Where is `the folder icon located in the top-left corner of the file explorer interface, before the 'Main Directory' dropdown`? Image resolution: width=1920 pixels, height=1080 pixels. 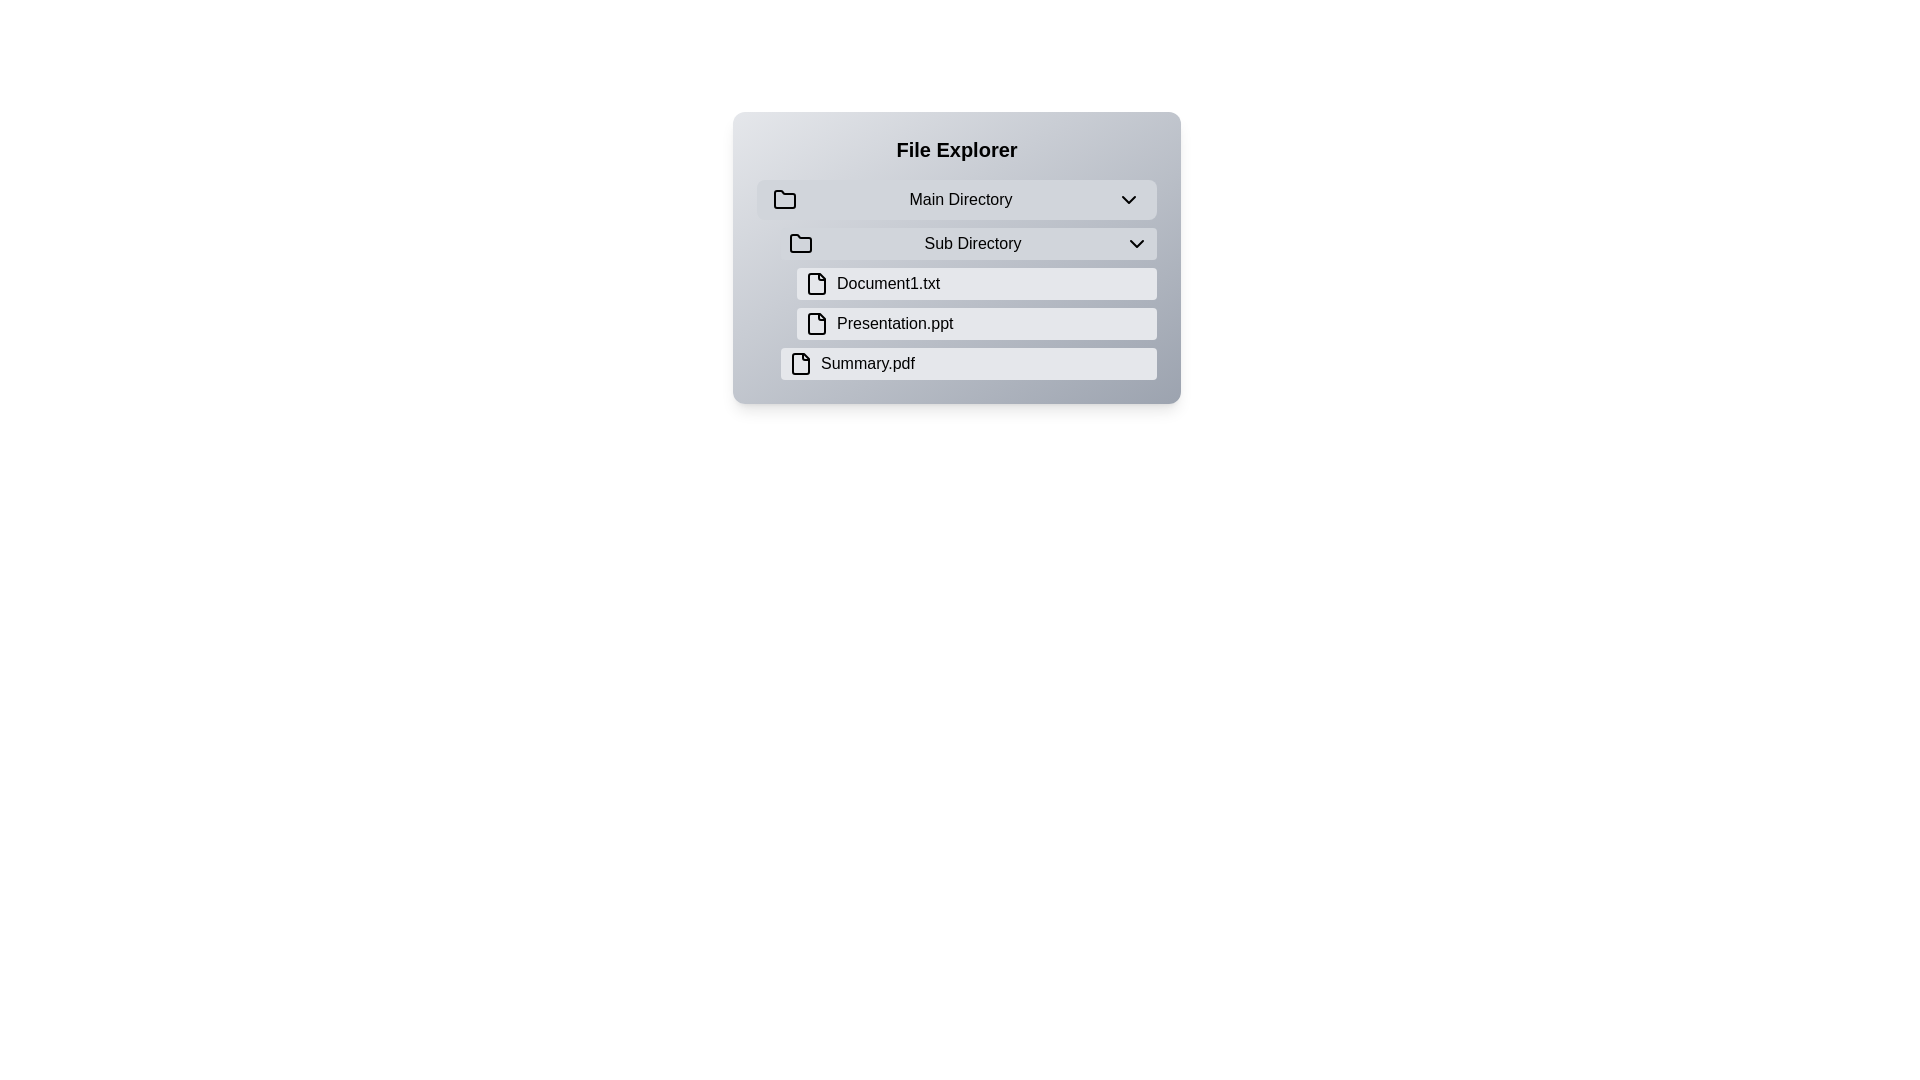 the folder icon located in the top-left corner of the file explorer interface, before the 'Main Directory' dropdown is located at coordinates (784, 199).